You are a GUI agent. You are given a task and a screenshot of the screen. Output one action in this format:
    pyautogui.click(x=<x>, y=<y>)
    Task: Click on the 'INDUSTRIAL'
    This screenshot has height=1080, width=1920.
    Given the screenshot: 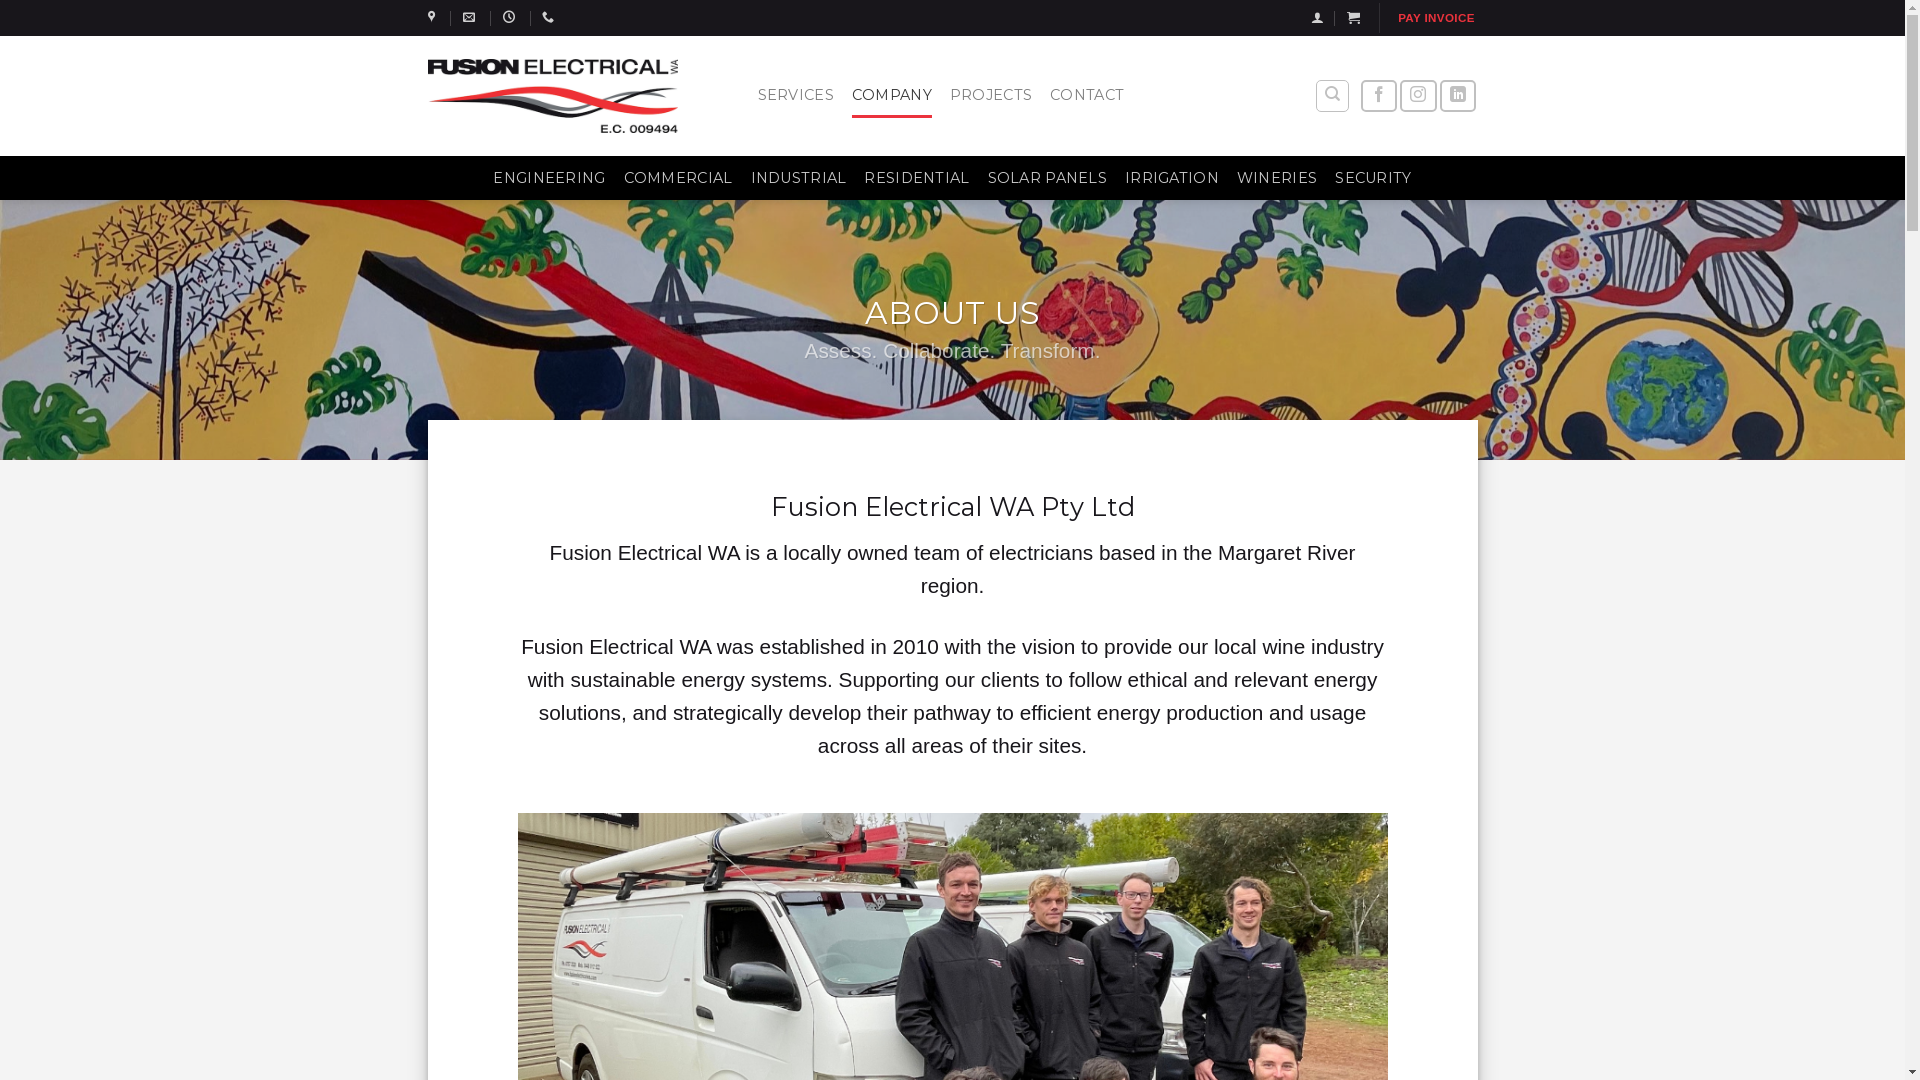 What is the action you would take?
    pyautogui.click(x=796, y=176)
    